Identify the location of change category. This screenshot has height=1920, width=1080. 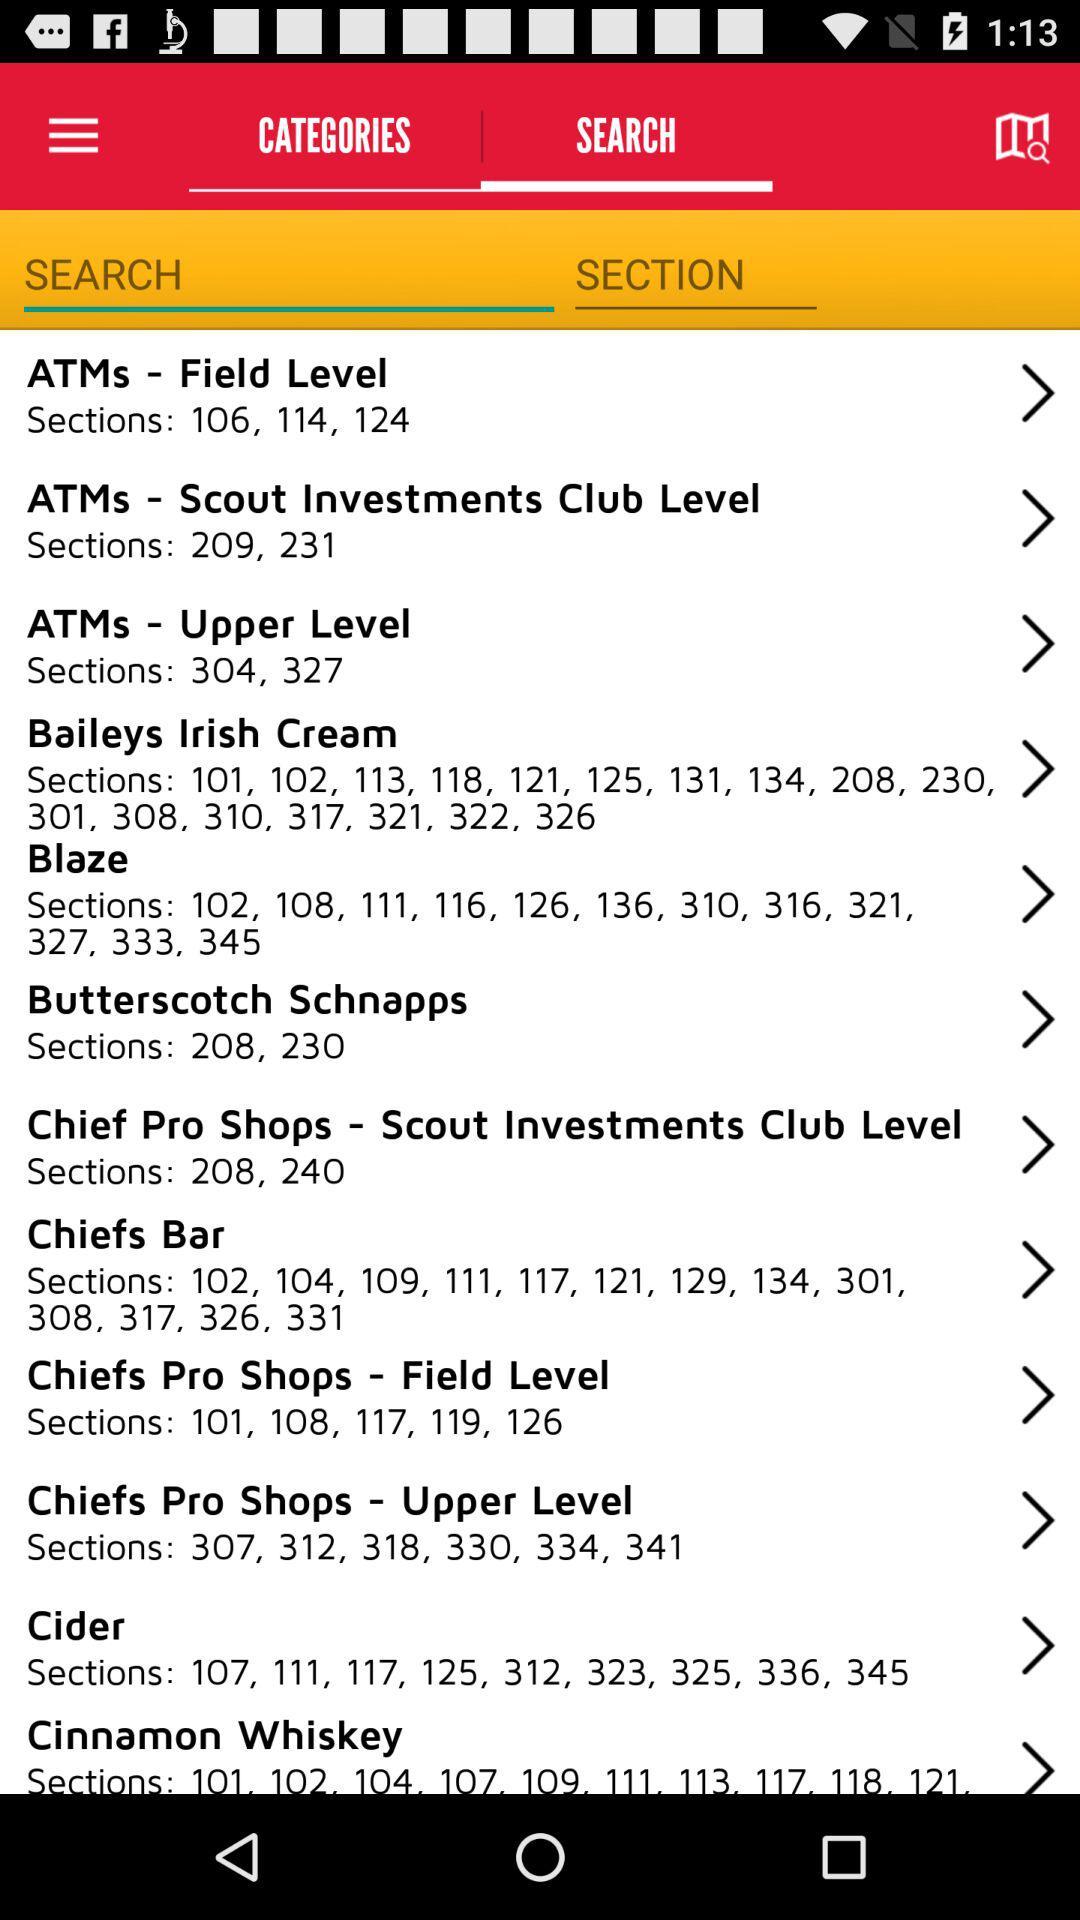
(694, 273).